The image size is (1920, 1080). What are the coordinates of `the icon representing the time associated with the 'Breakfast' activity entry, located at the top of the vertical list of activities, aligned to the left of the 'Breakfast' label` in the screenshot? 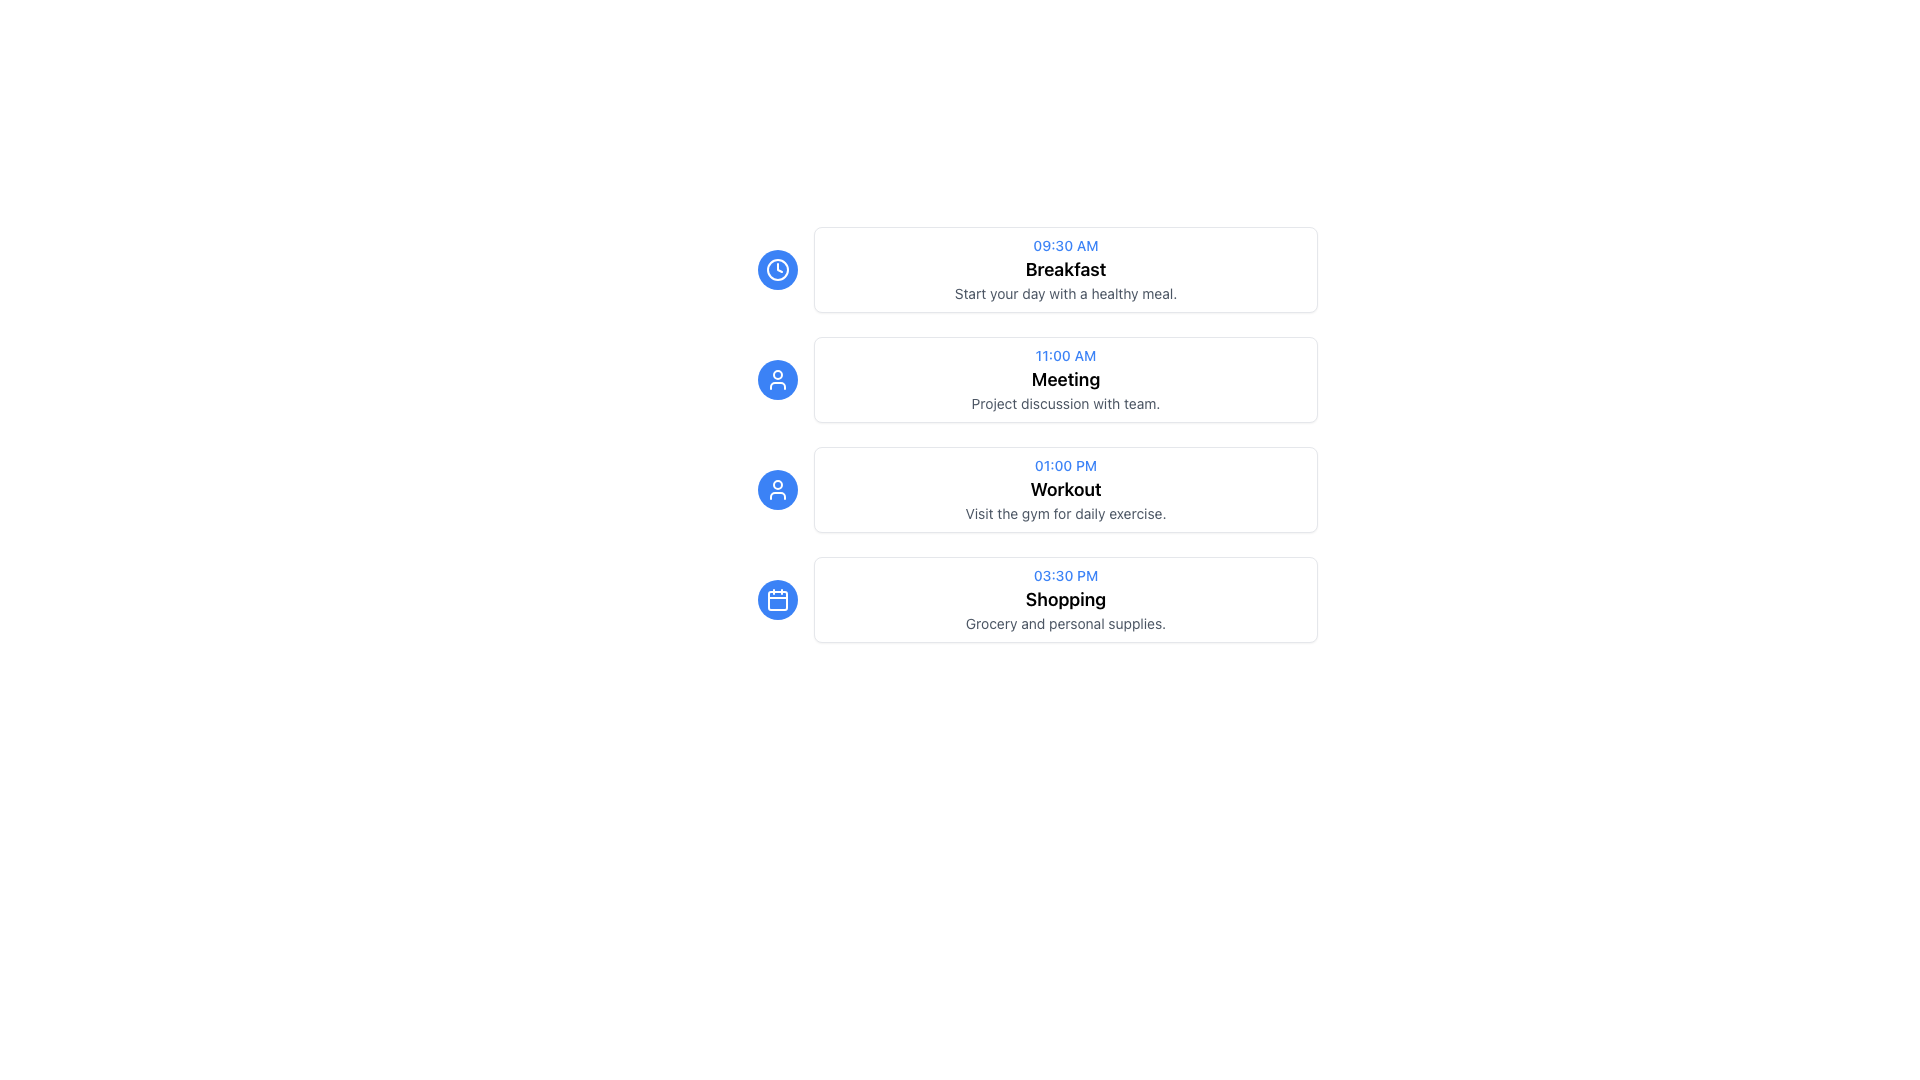 It's located at (776, 270).